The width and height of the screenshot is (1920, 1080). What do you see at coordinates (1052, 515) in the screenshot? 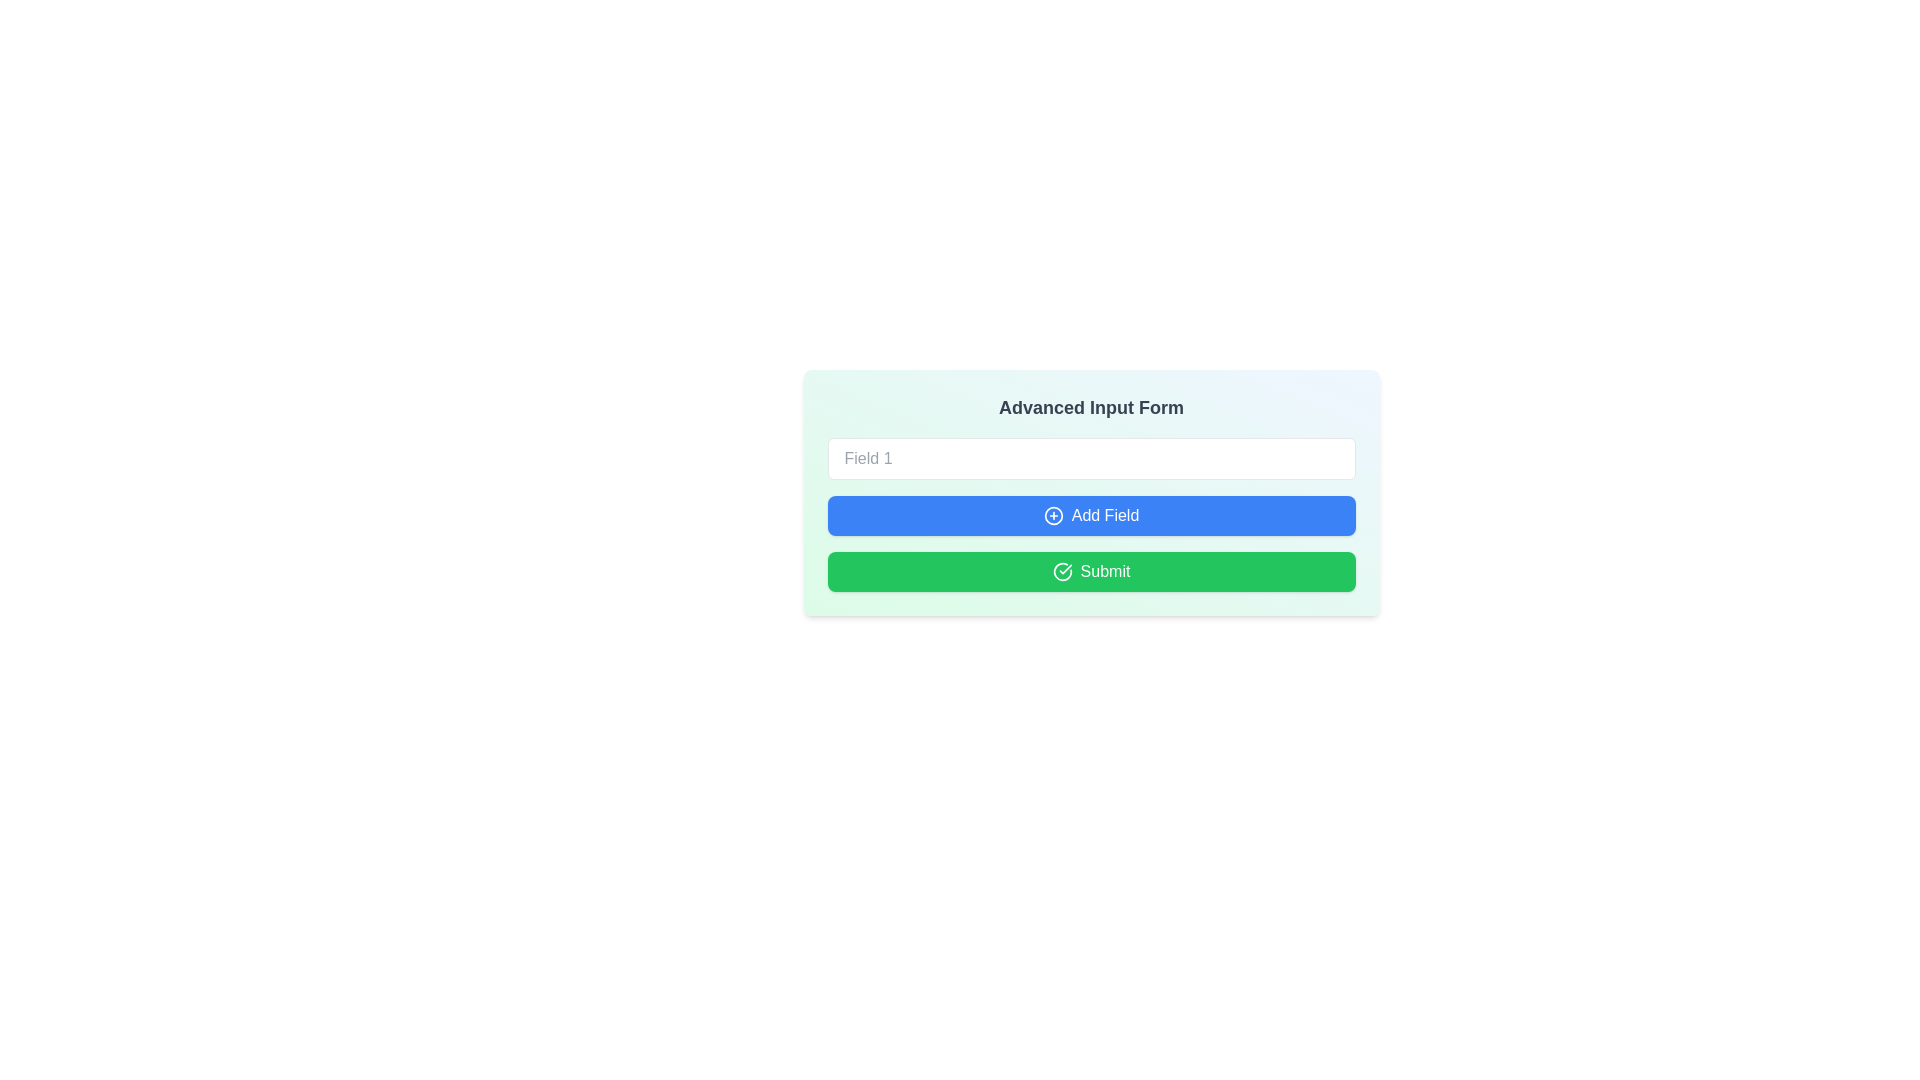
I see `the circular graphic part of the 'plus in a circle' SVG icon, which is located on the blue button labeled 'Add Field' under the input field 'Field 1'` at bounding box center [1052, 515].